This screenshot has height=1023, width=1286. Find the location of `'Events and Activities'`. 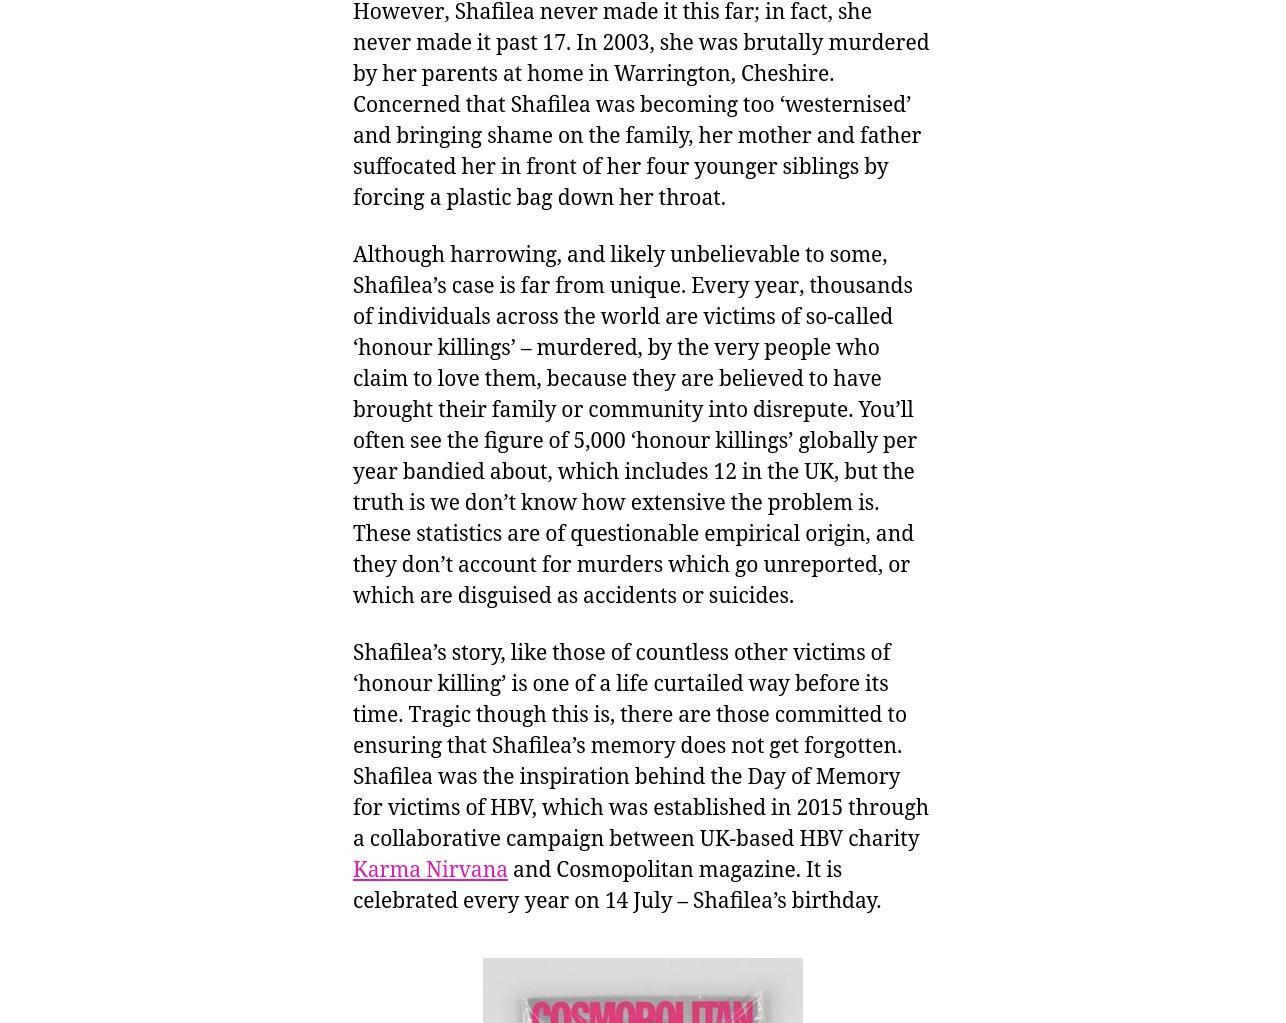

'Events and Activities' is located at coordinates (148, 448).